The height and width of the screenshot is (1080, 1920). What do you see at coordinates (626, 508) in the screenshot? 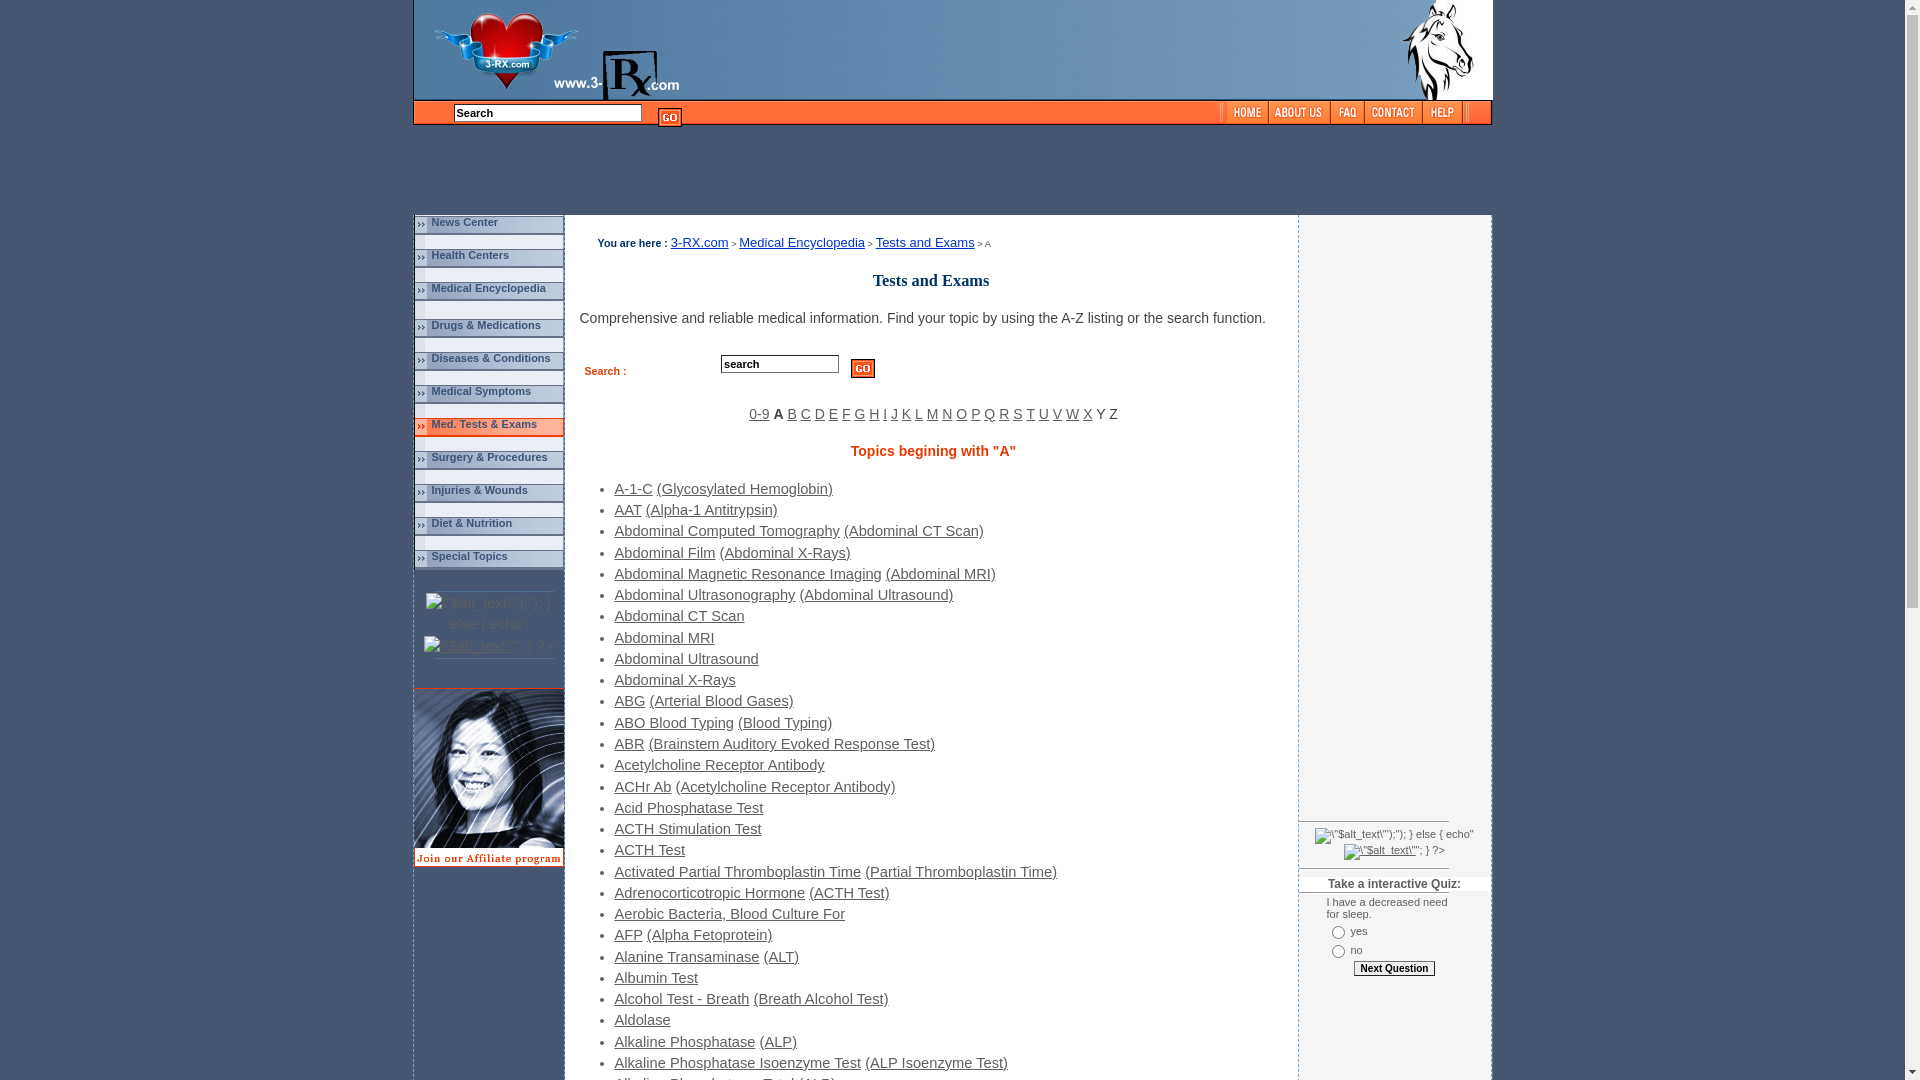
I see `'AAT'` at bounding box center [626, 508].